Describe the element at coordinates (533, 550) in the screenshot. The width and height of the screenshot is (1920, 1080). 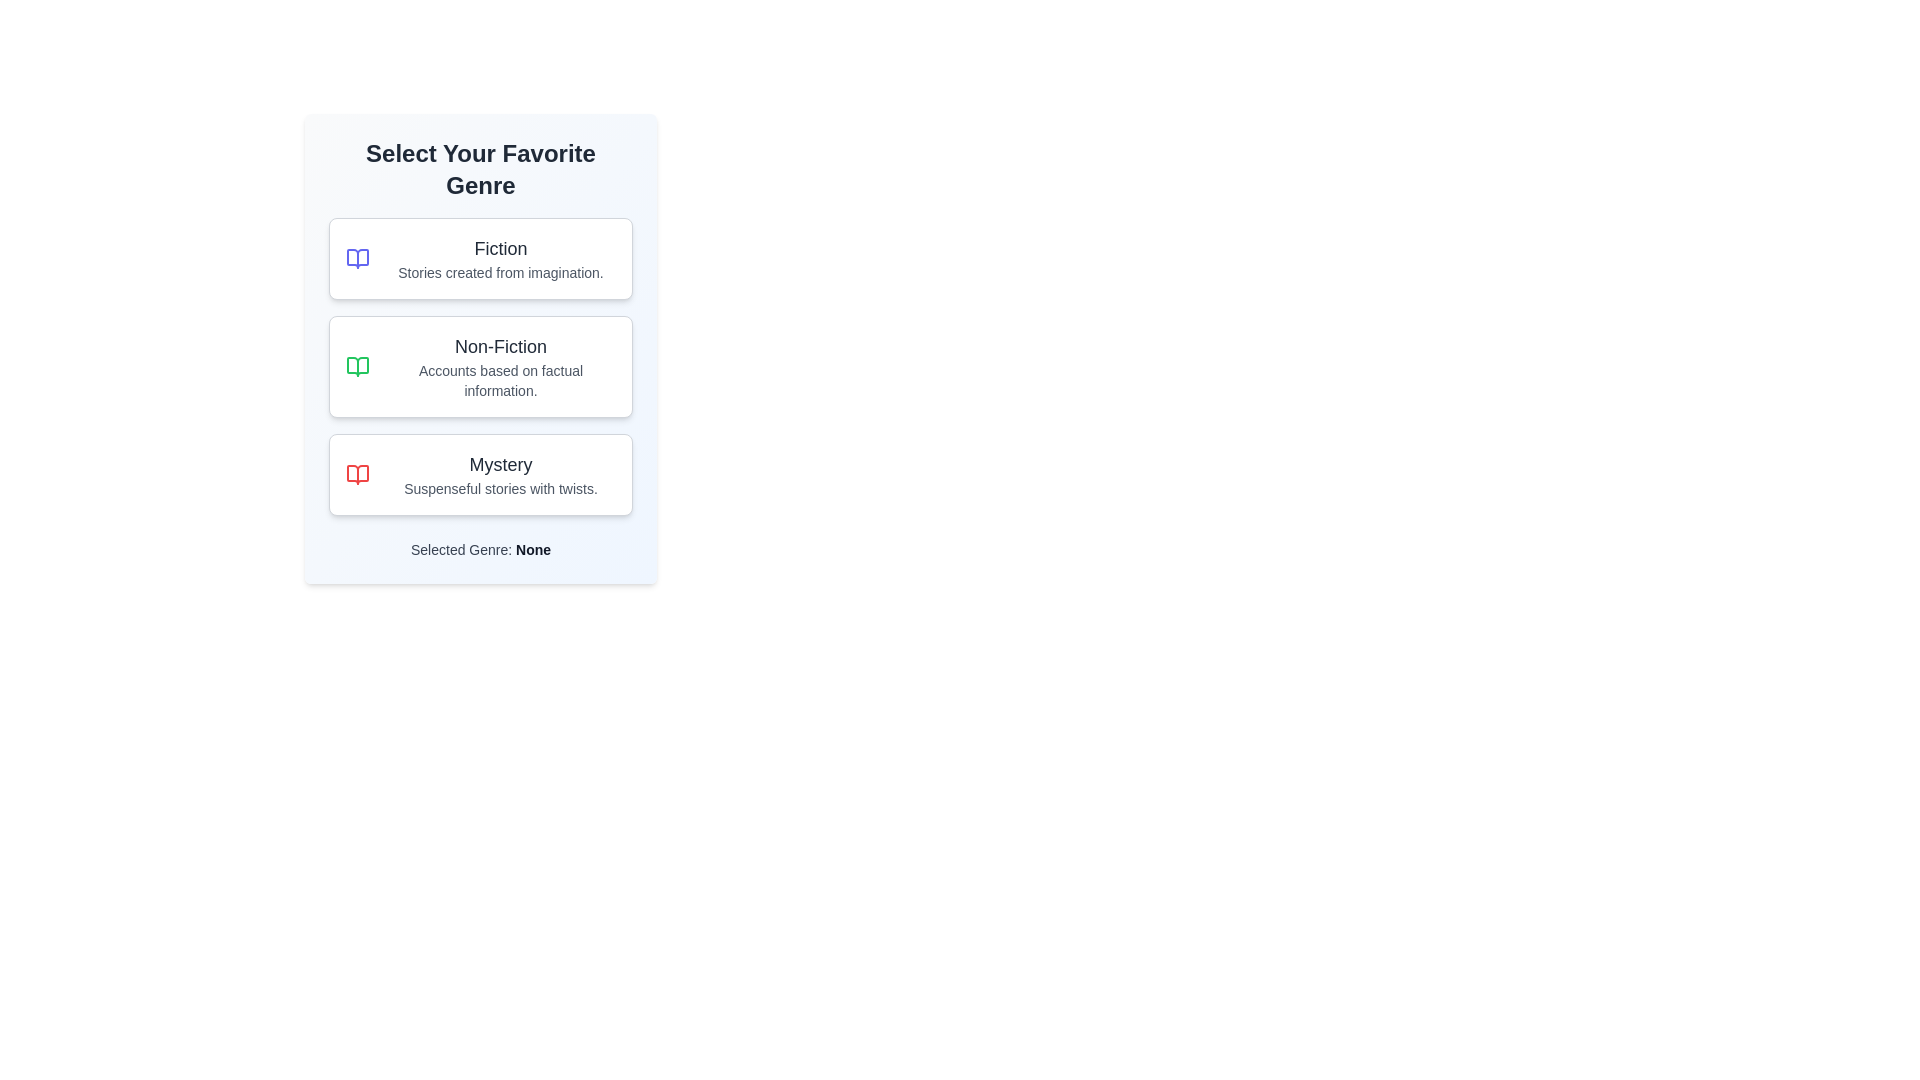
I see `the text label displaying 'None' in bold gray font, which is positioned after the 'Selected Genre:' description on the genre selection card` at that location.